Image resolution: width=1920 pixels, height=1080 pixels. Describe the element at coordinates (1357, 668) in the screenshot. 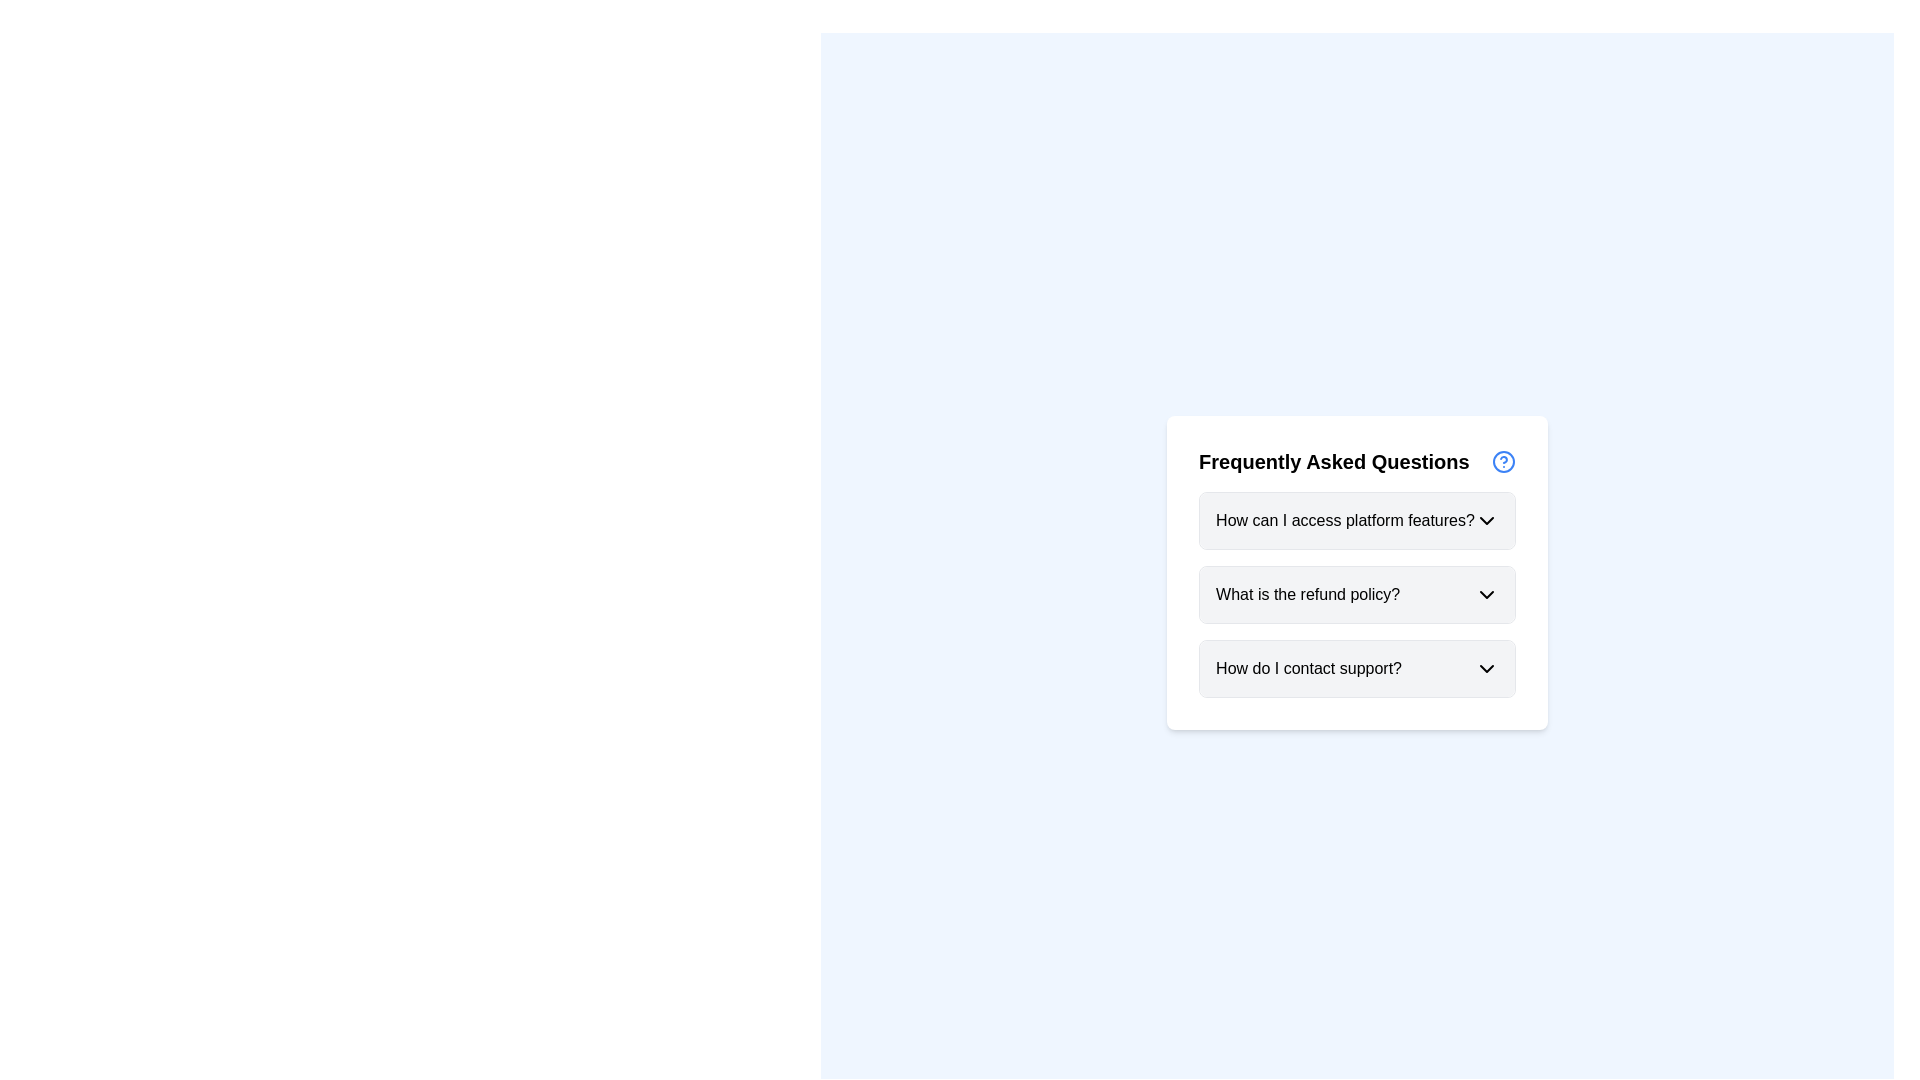

I see `the collapsible list item labeled 'How do I contact support?' to observe the style change` at that location.